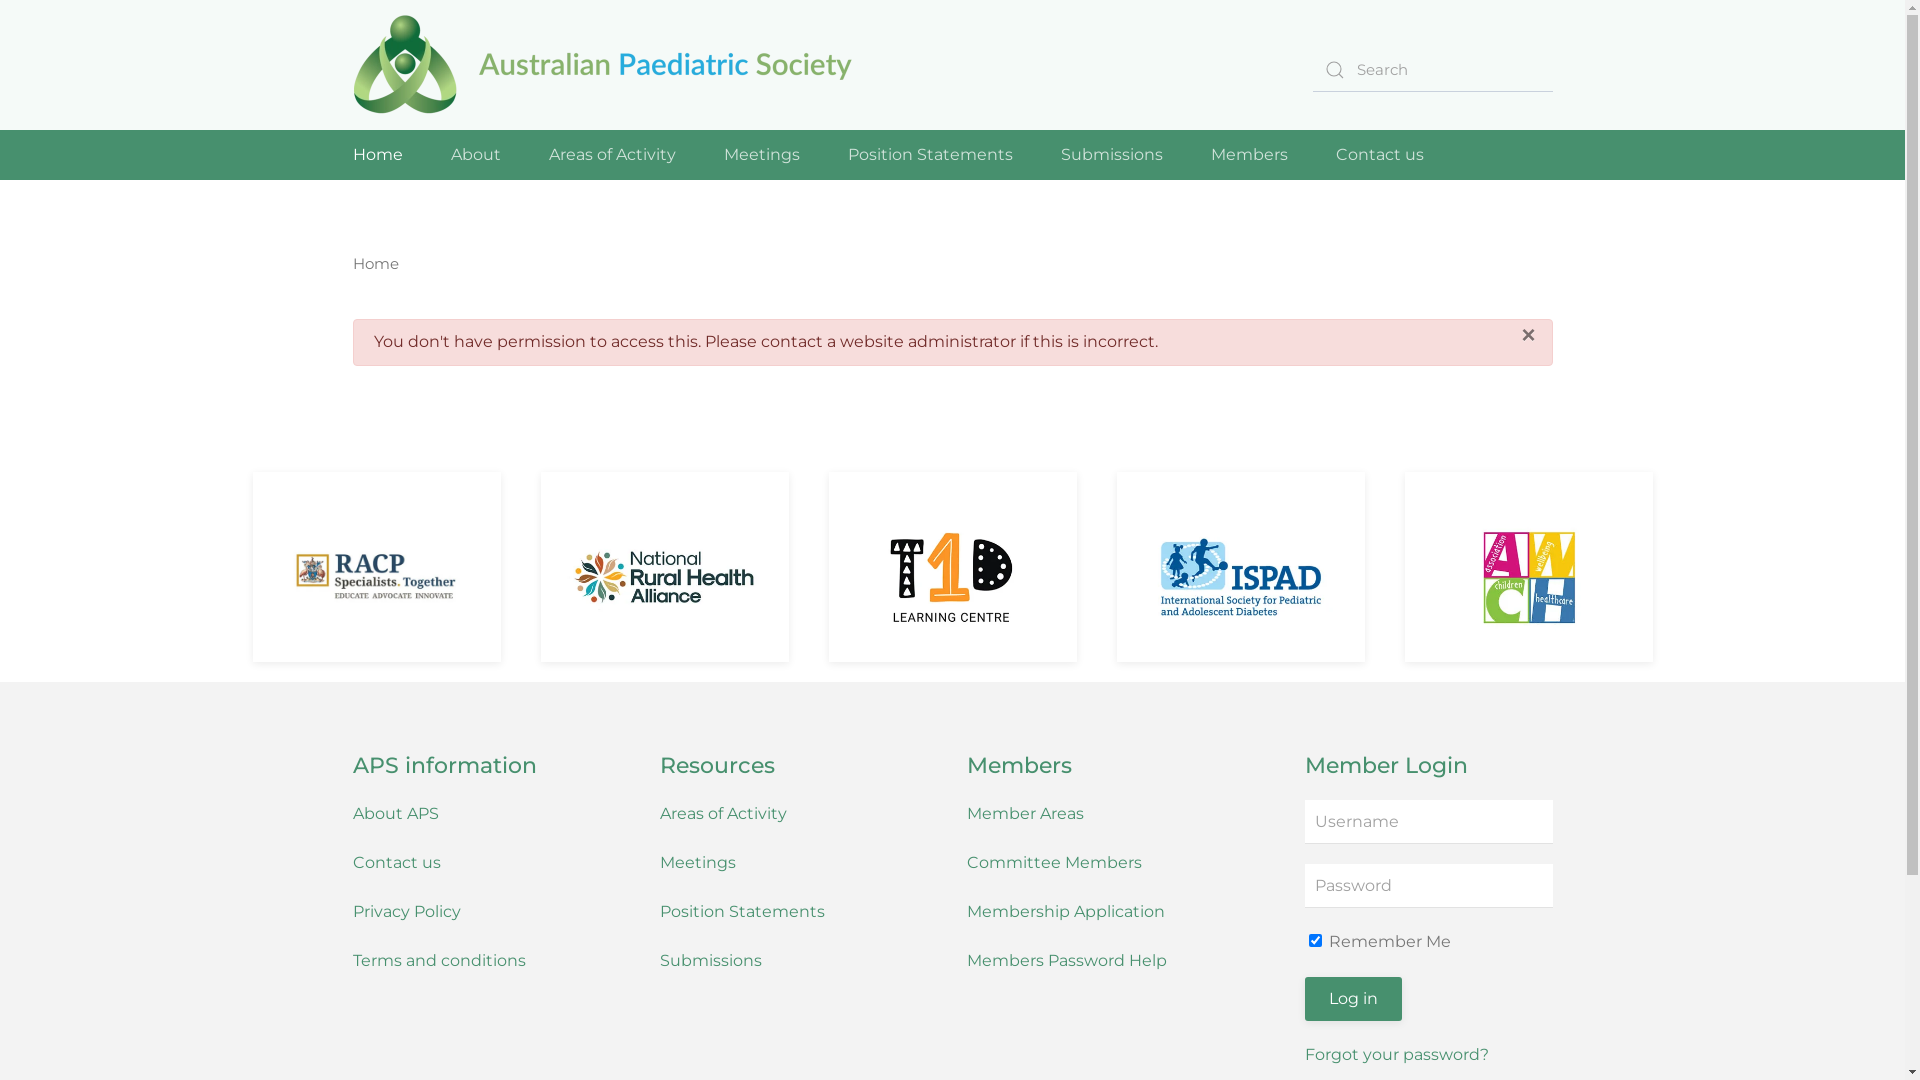 This screenshot has height=1080, width=1920. I want to click on 'Privacy Policy', so click(405, 911).